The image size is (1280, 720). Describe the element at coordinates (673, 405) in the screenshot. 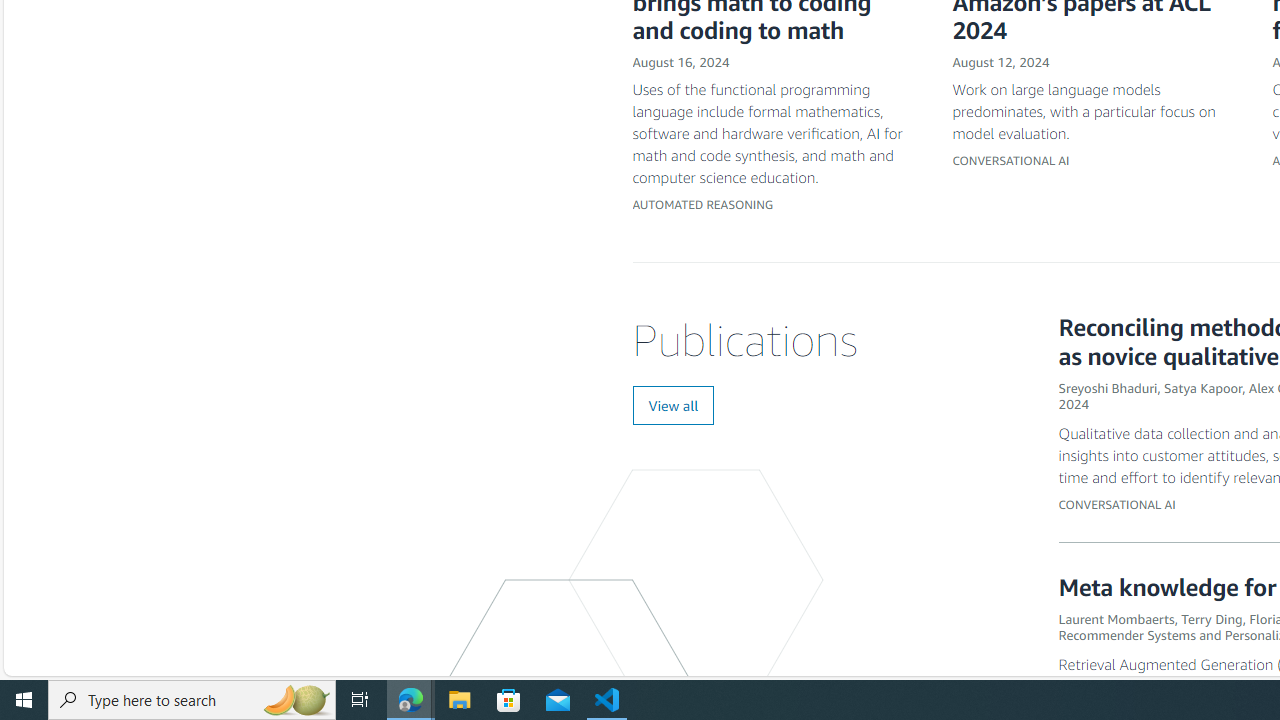

I see `'View all'` at that location.